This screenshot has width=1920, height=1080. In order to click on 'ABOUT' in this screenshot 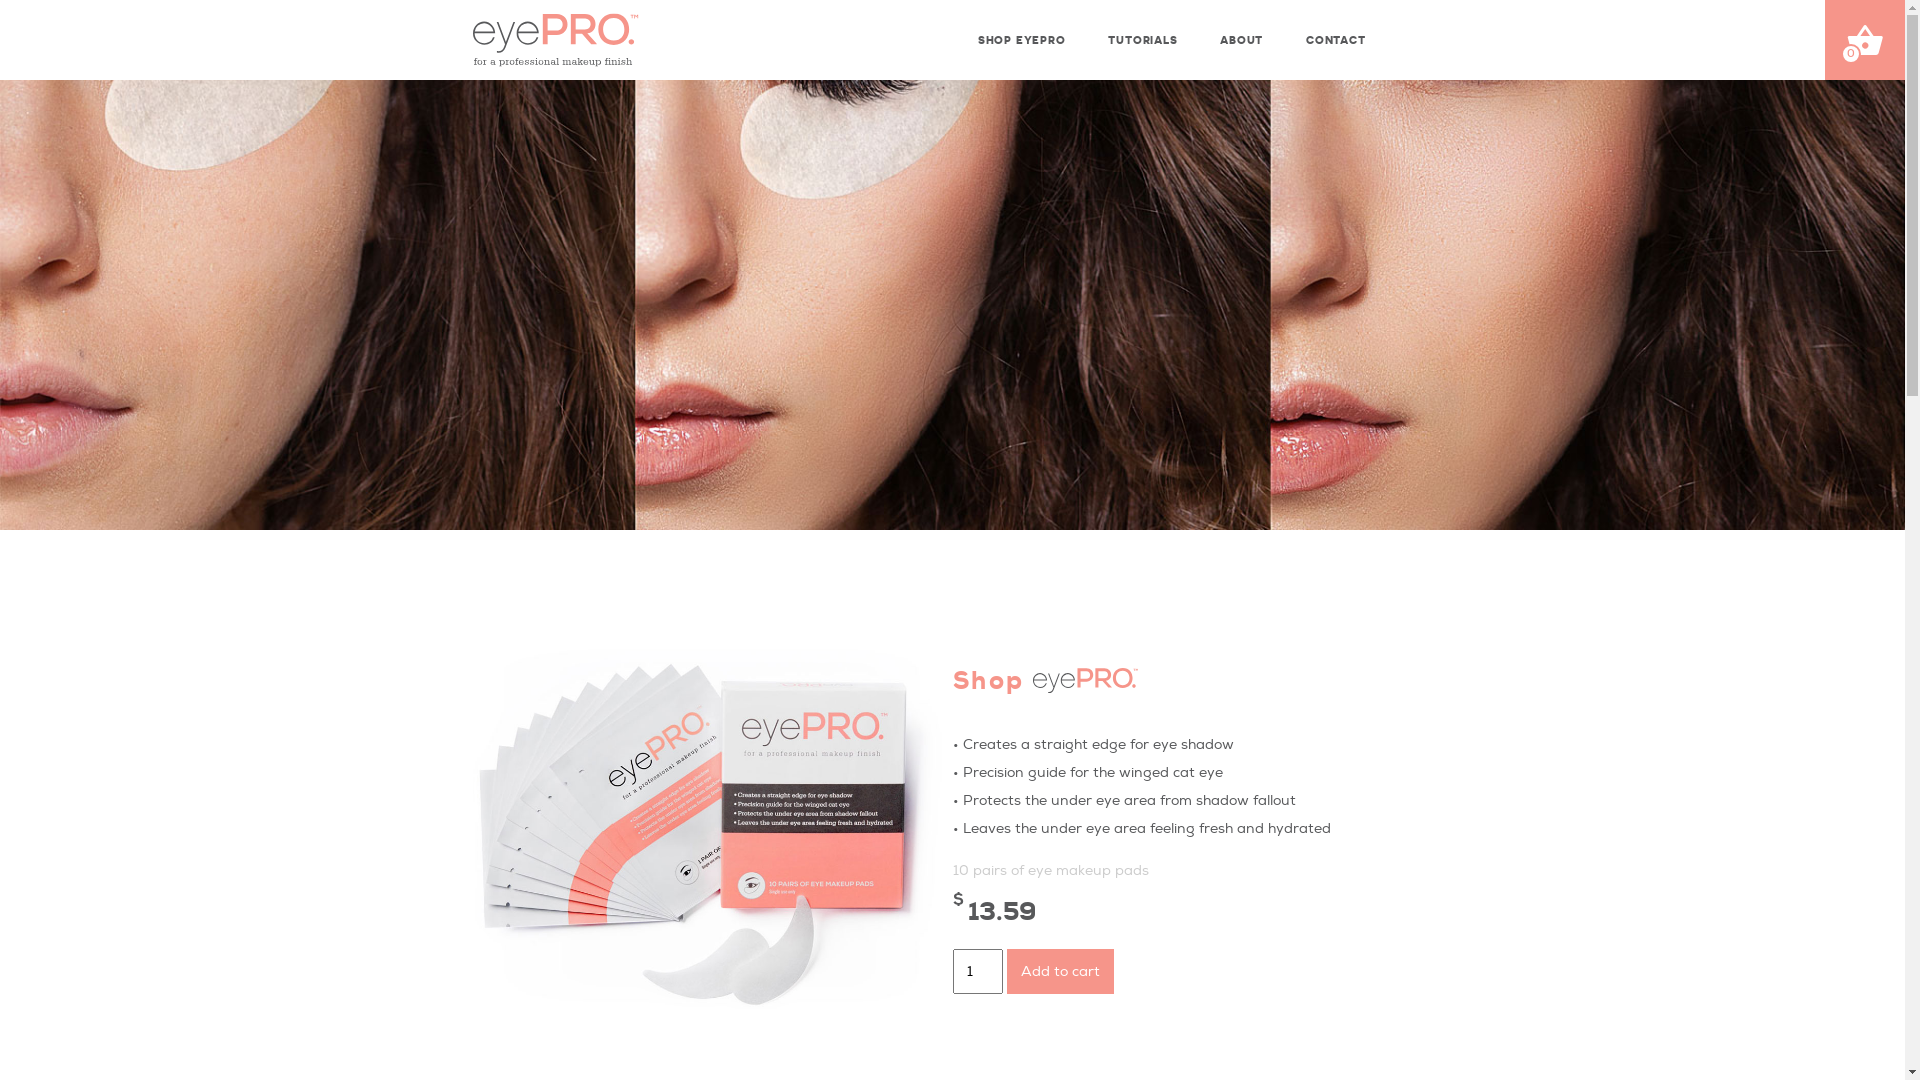, I will do `click(1208, 33)`.